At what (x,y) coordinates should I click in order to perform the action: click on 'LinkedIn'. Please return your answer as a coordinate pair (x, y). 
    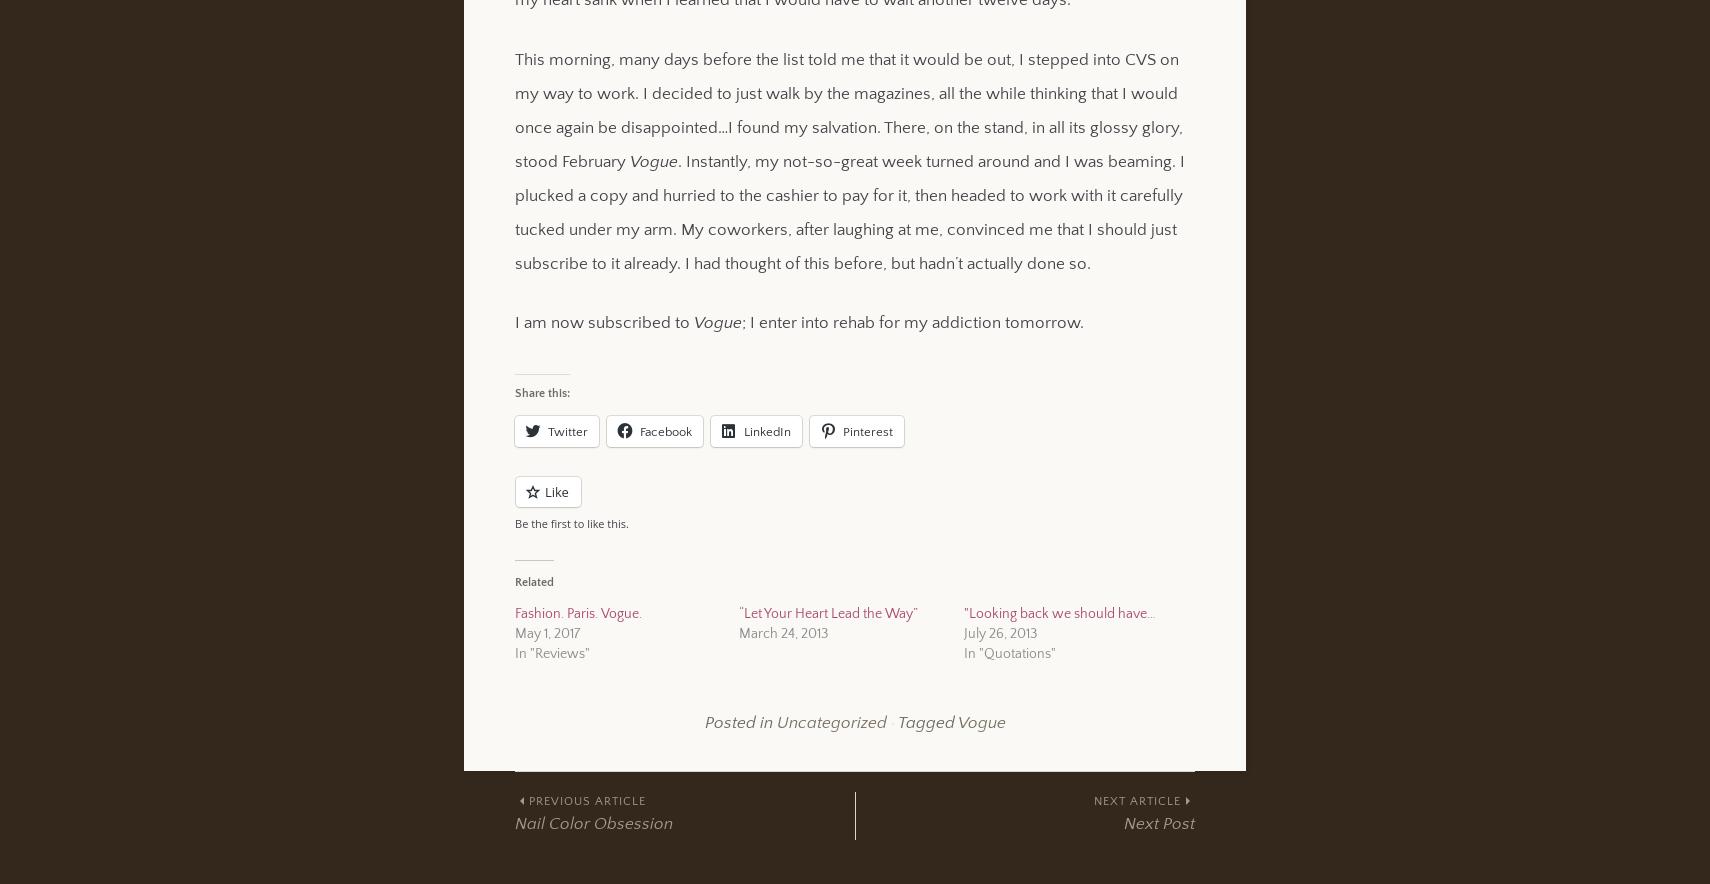
    Looking at the image, I should click on (767, 430).